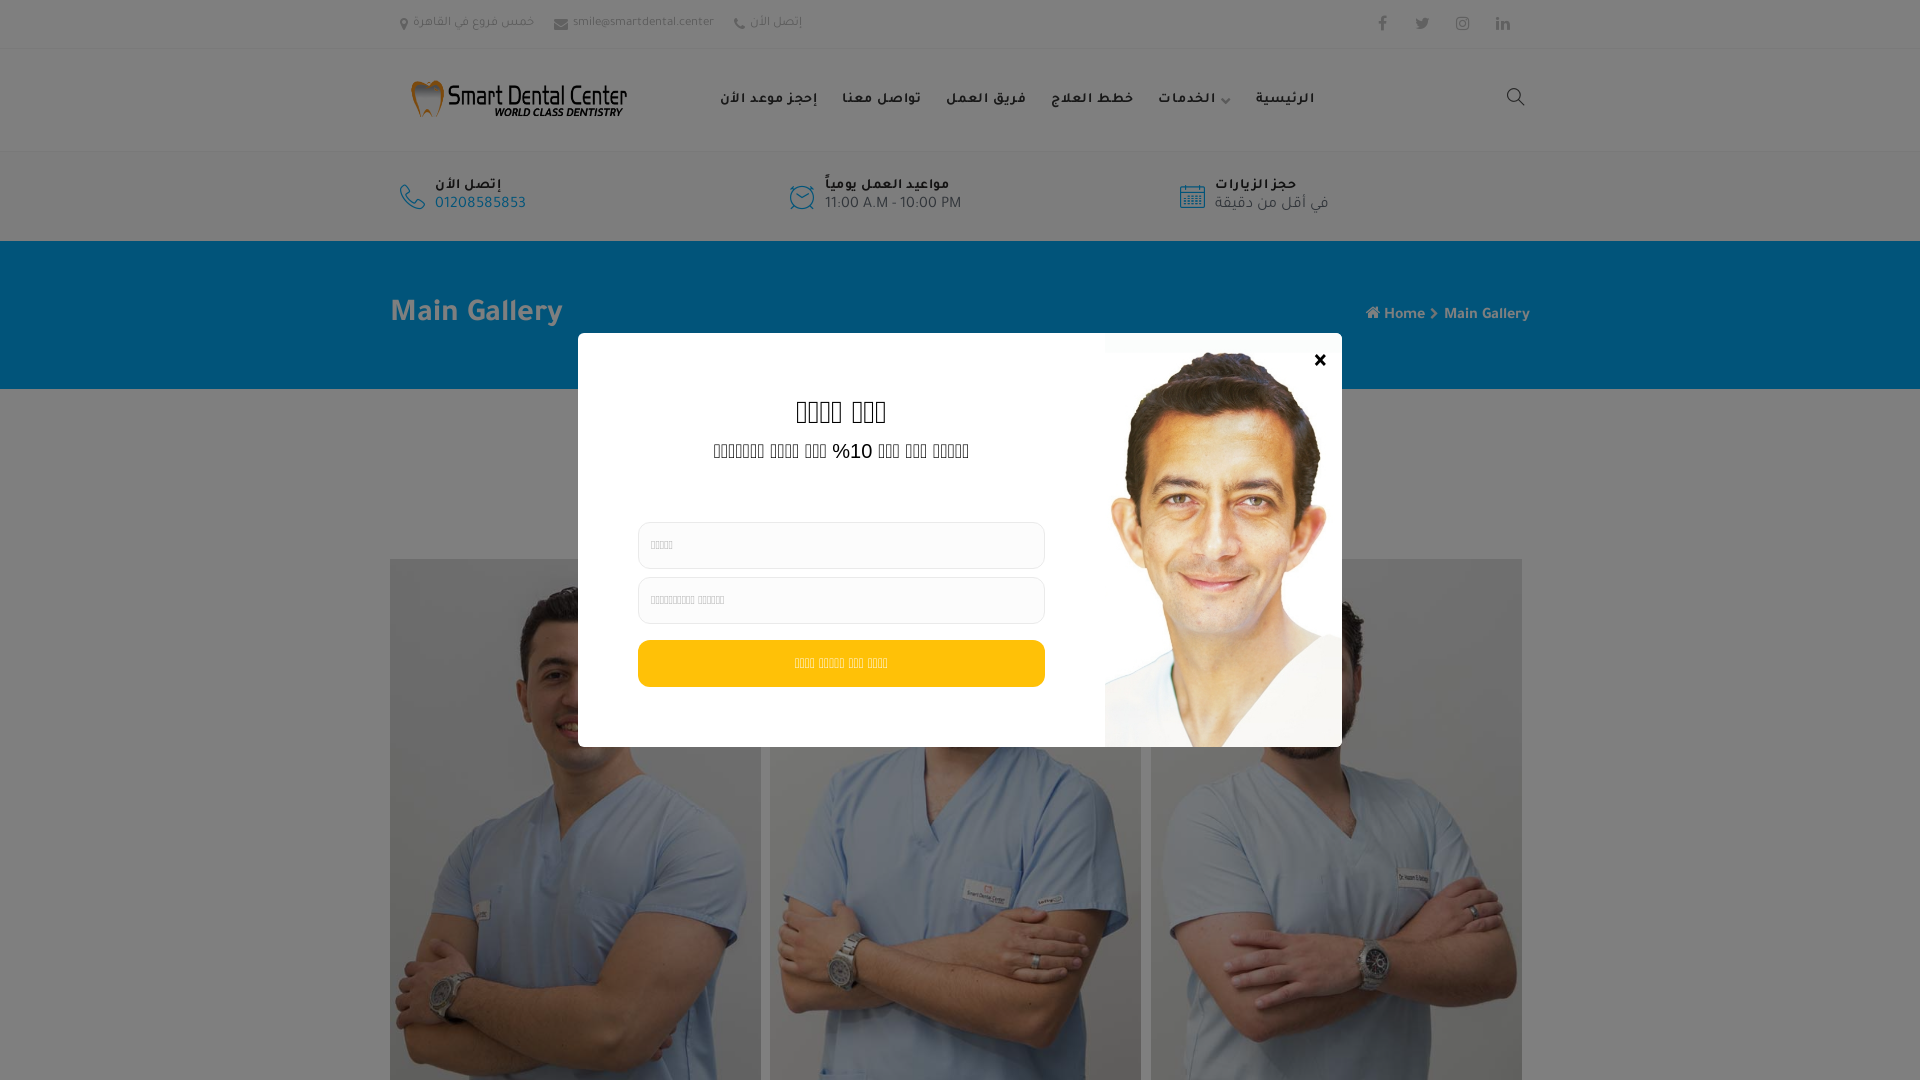  I want to click on 'Instagram', so click(1462, 23).